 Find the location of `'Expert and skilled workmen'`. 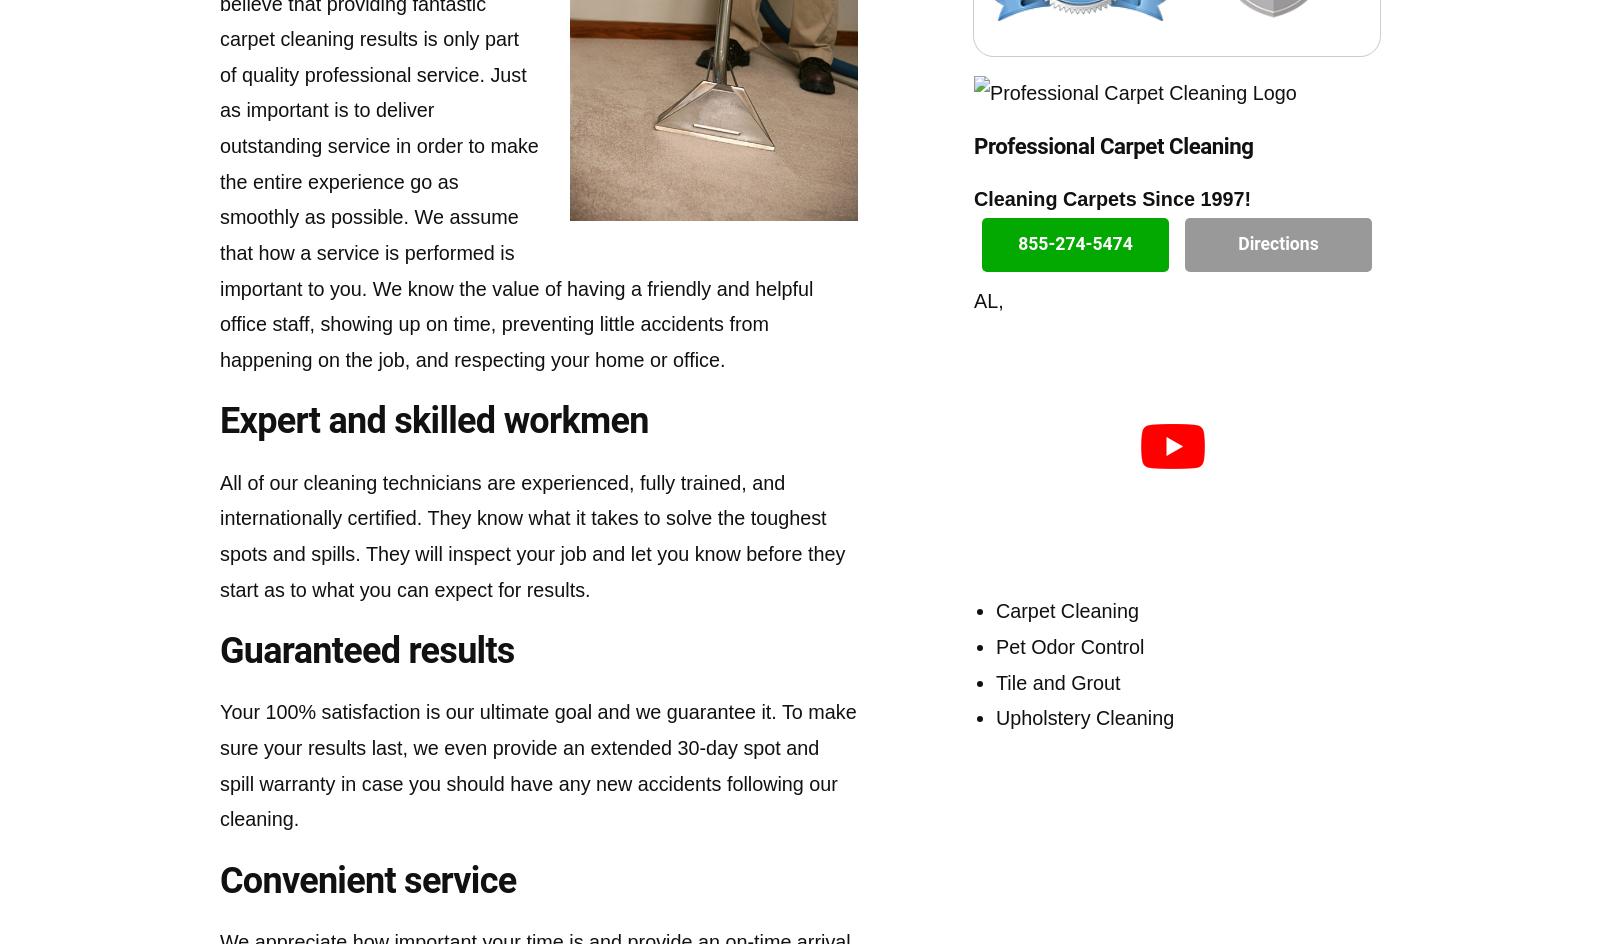

'Expert and skilled workmen' is located at coordinates (432, 420).